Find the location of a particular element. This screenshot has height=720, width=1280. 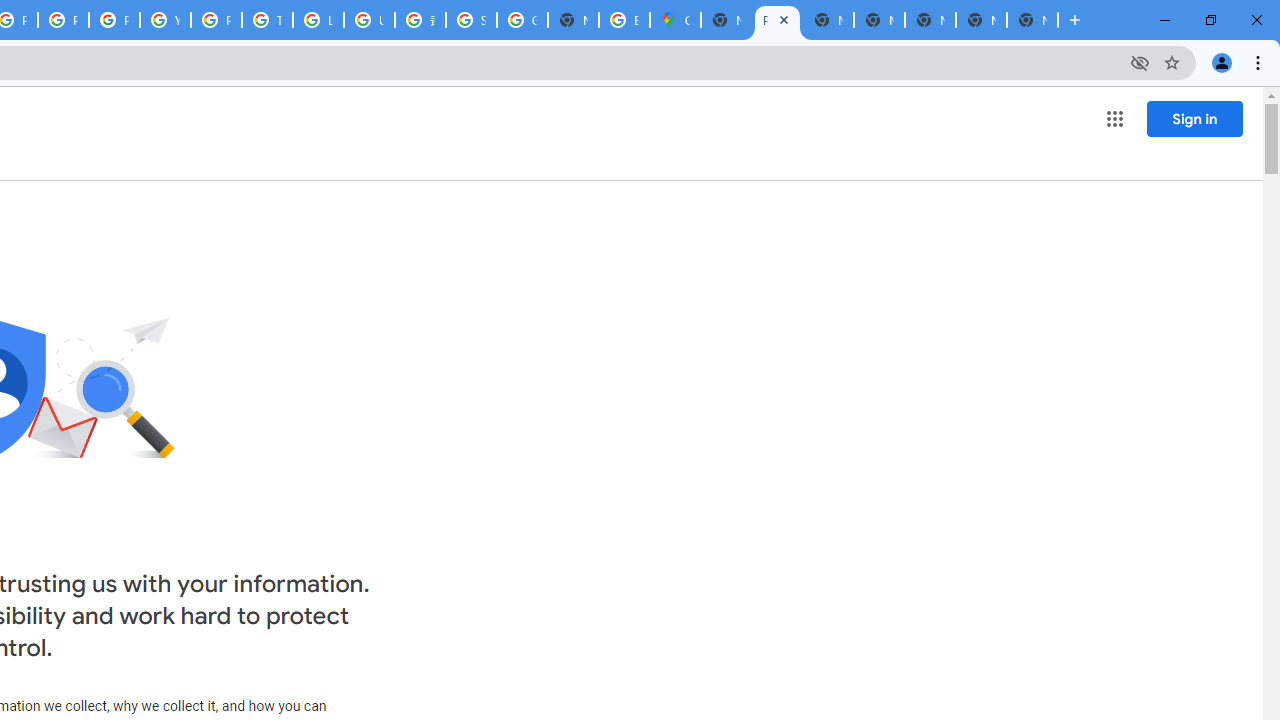

'YouTube' is located at coordinates (165, 20).